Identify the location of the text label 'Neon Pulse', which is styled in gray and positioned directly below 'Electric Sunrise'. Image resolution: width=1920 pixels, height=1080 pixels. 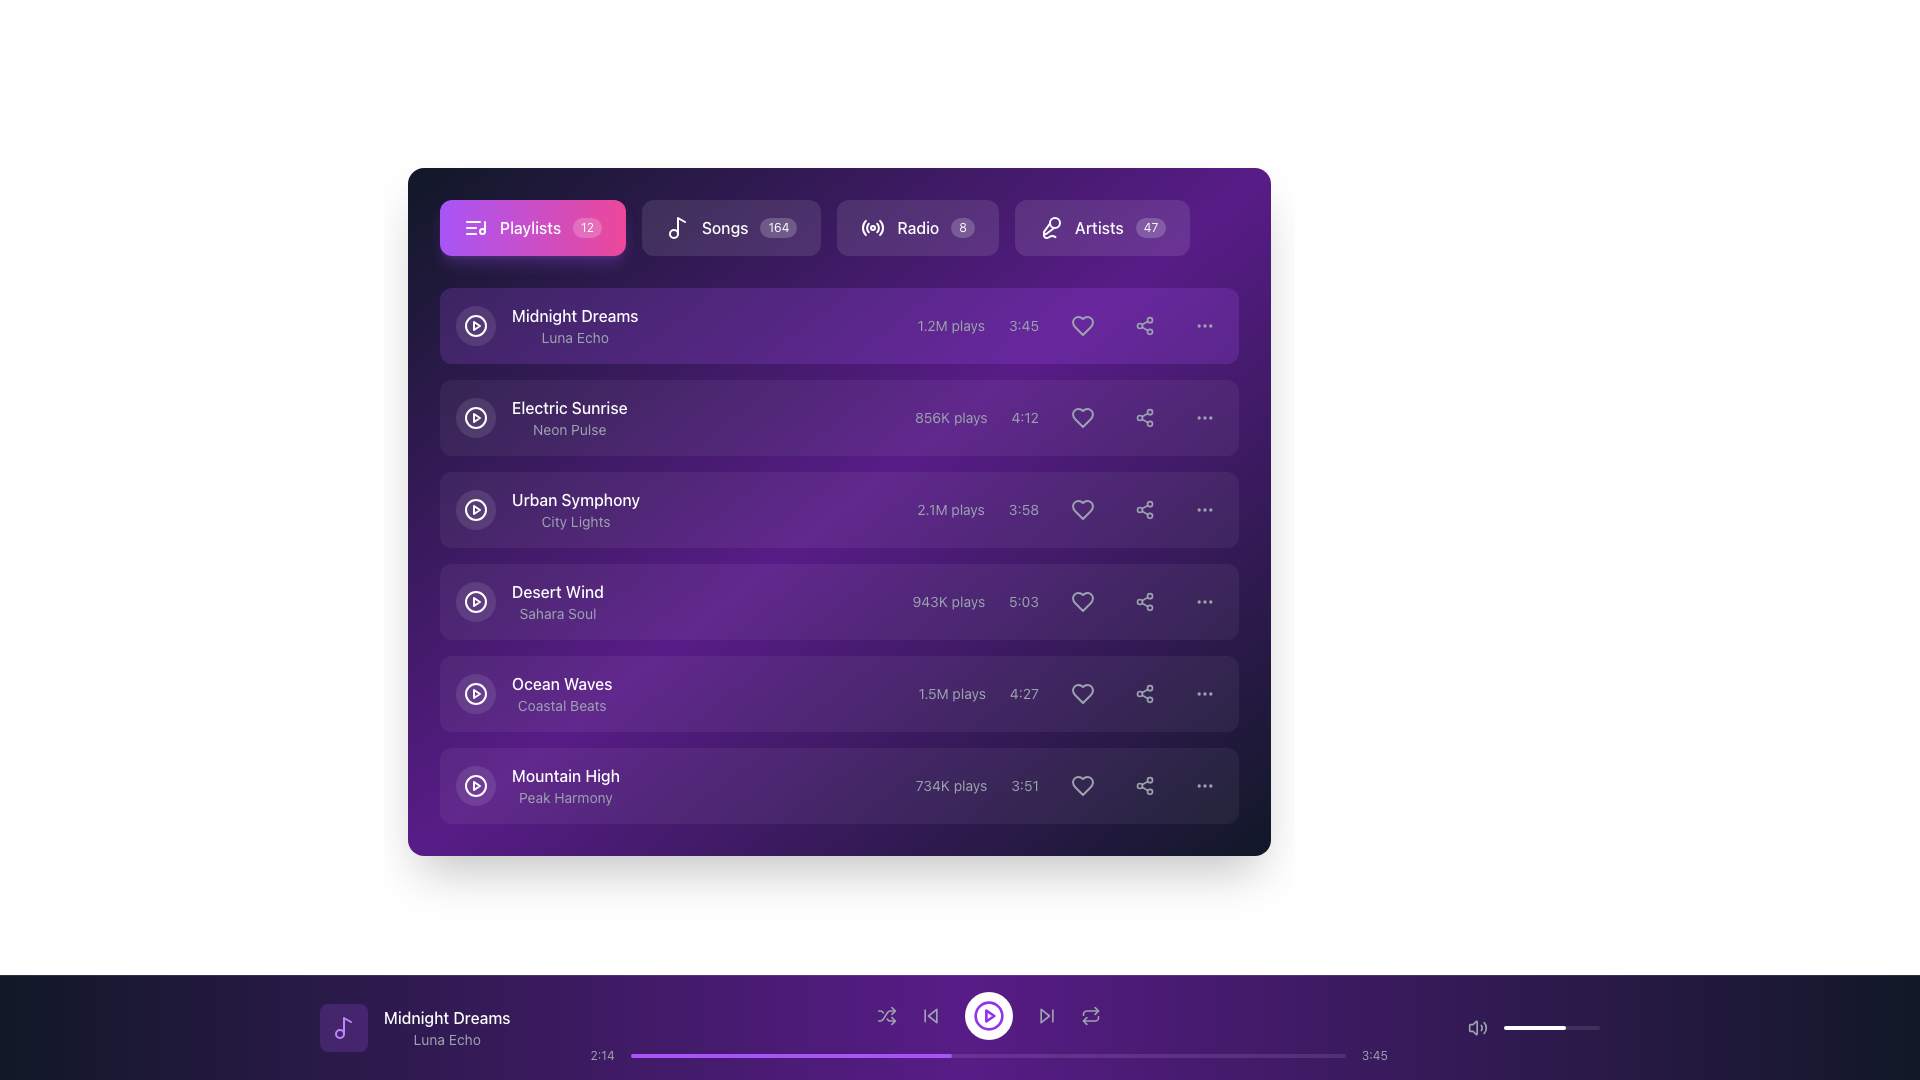
(568, 428).